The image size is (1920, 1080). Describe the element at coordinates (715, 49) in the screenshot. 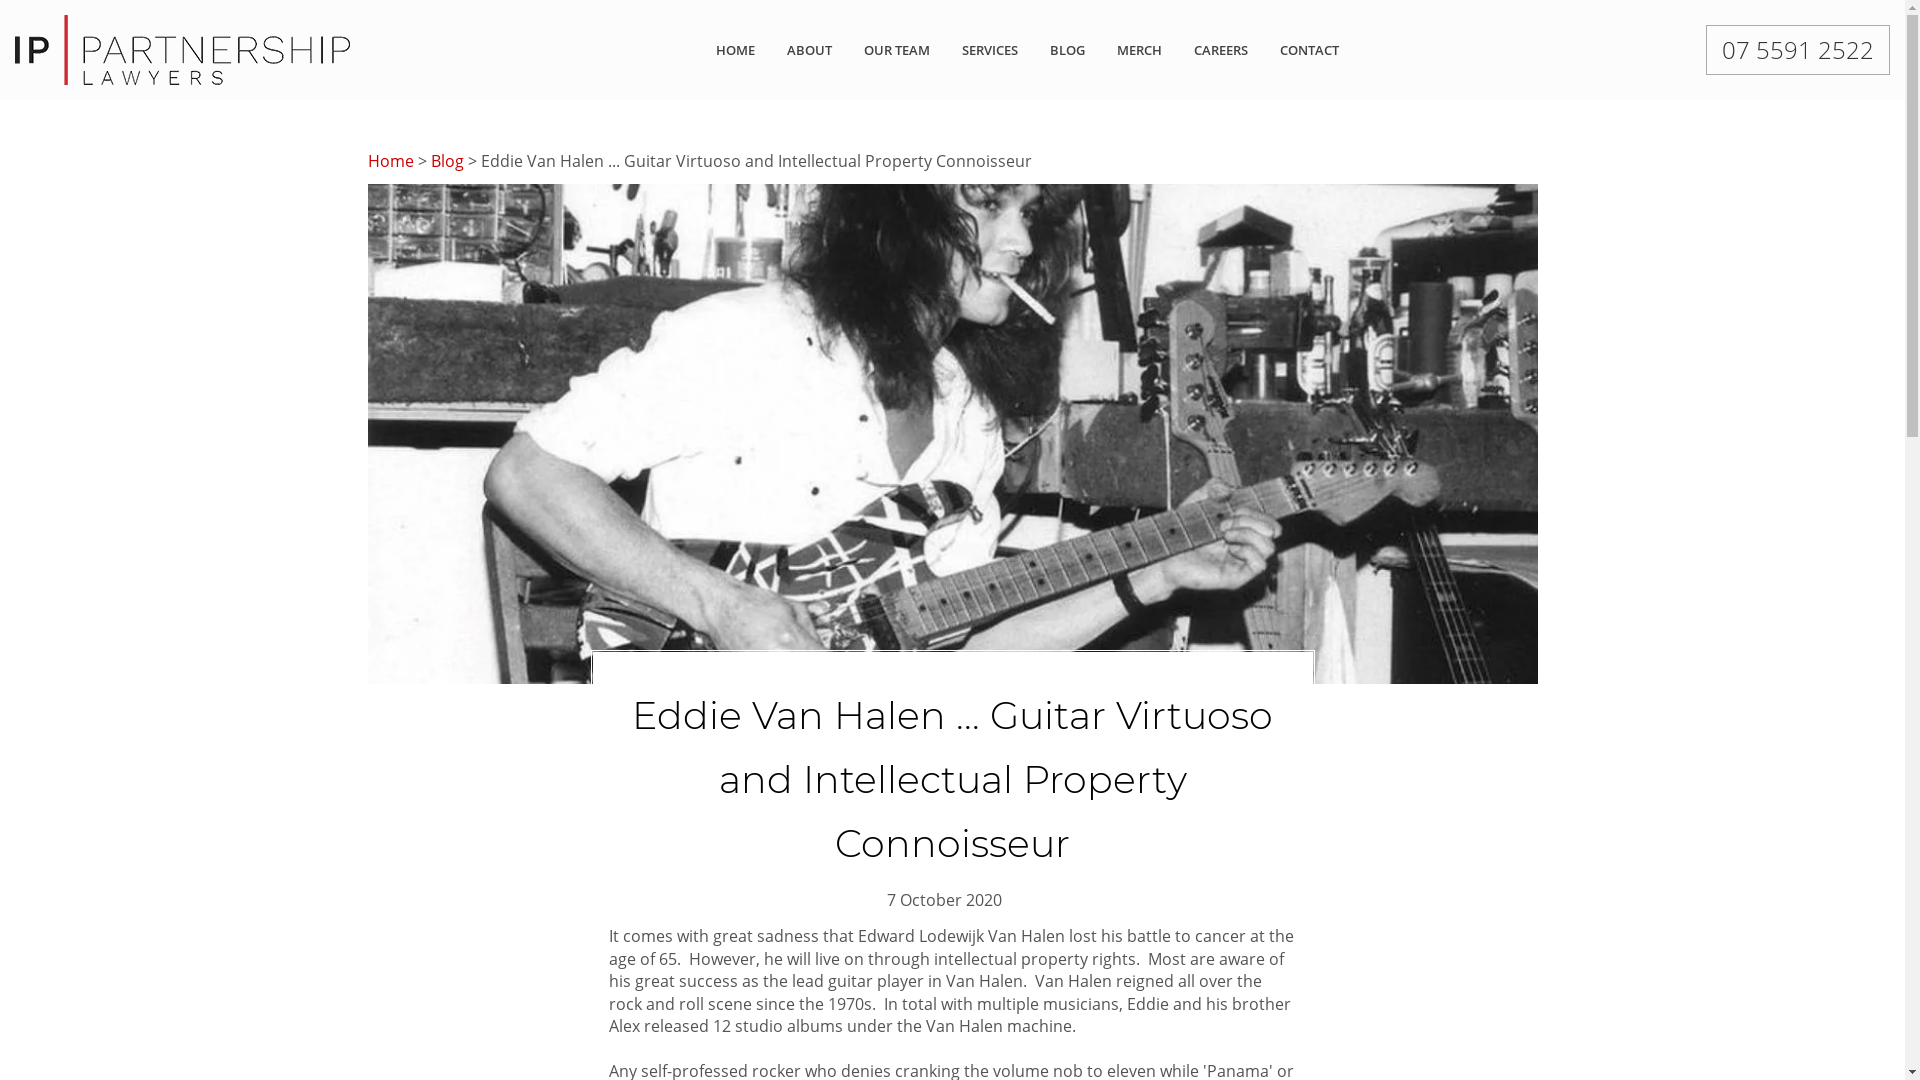

I see `'HOME'` at that location.